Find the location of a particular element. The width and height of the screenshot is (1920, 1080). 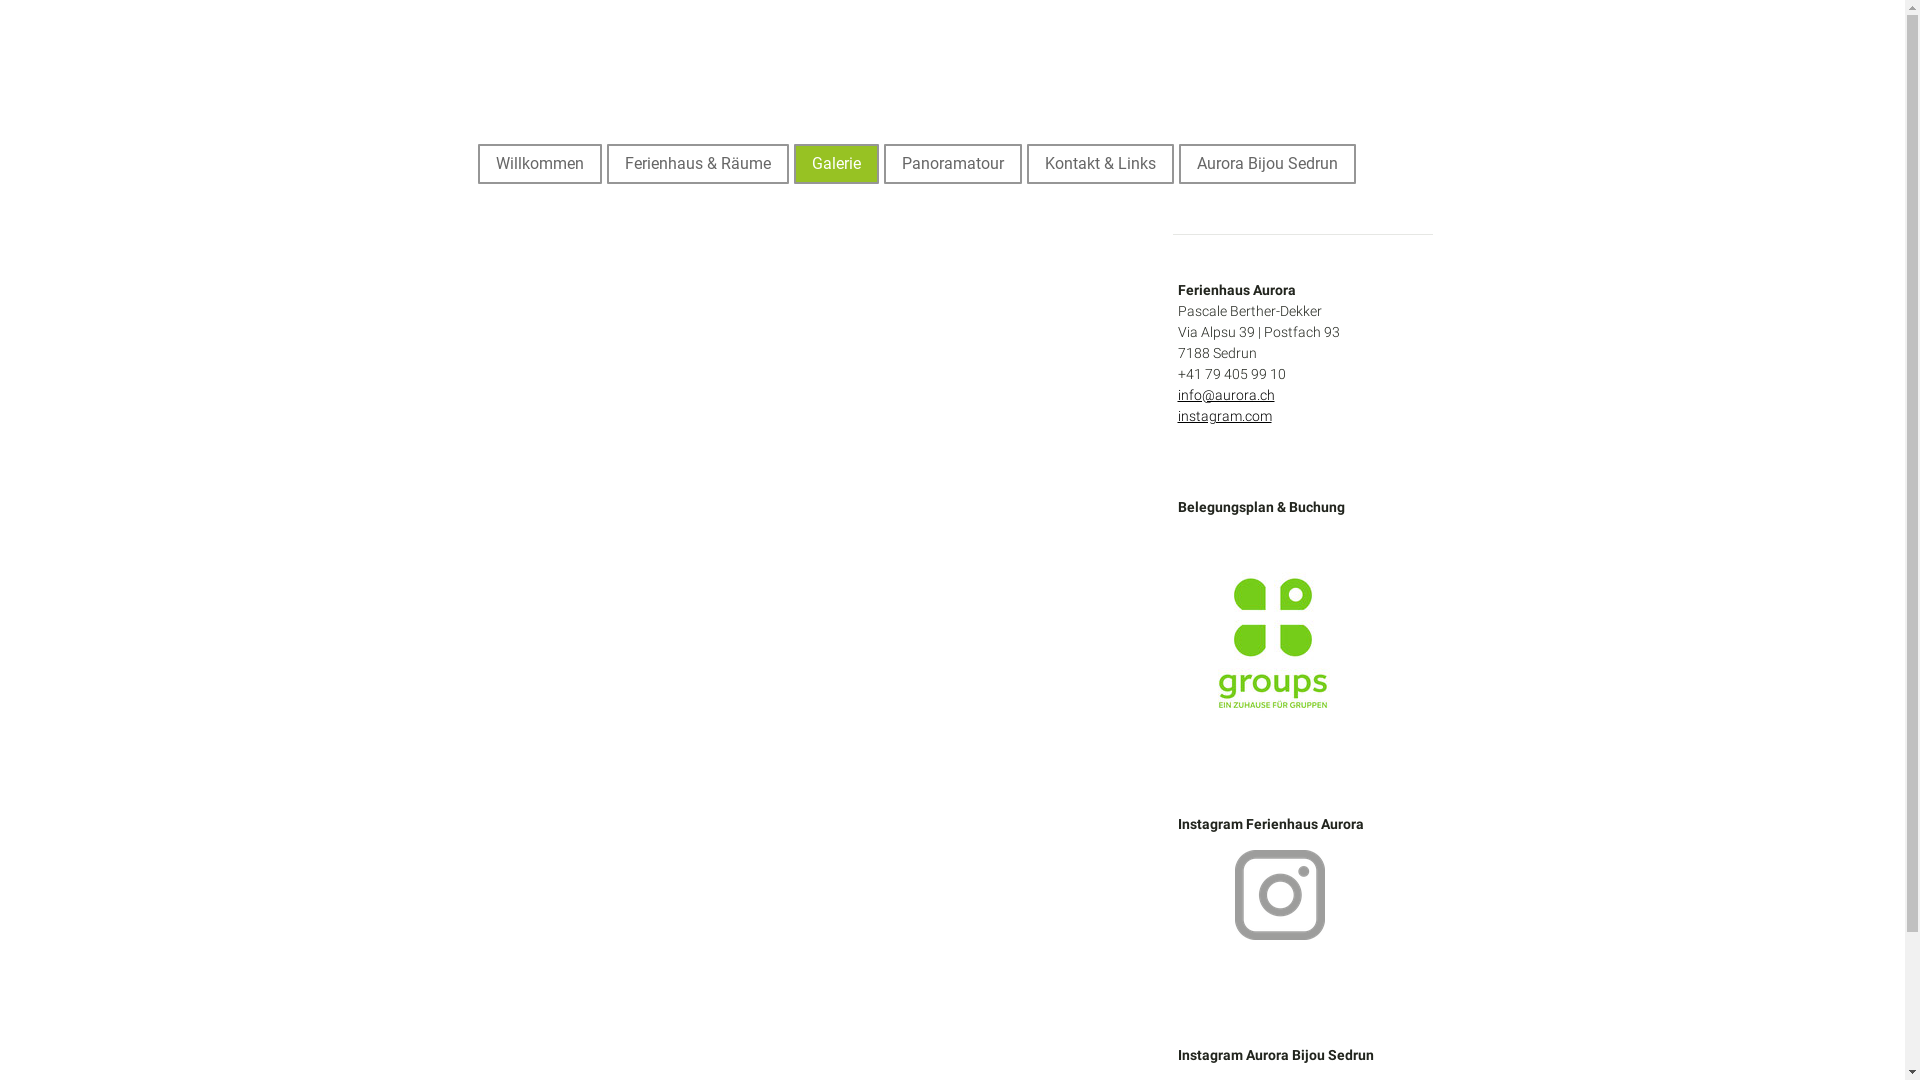

'Galerie' is located at coordinates (795, 163).